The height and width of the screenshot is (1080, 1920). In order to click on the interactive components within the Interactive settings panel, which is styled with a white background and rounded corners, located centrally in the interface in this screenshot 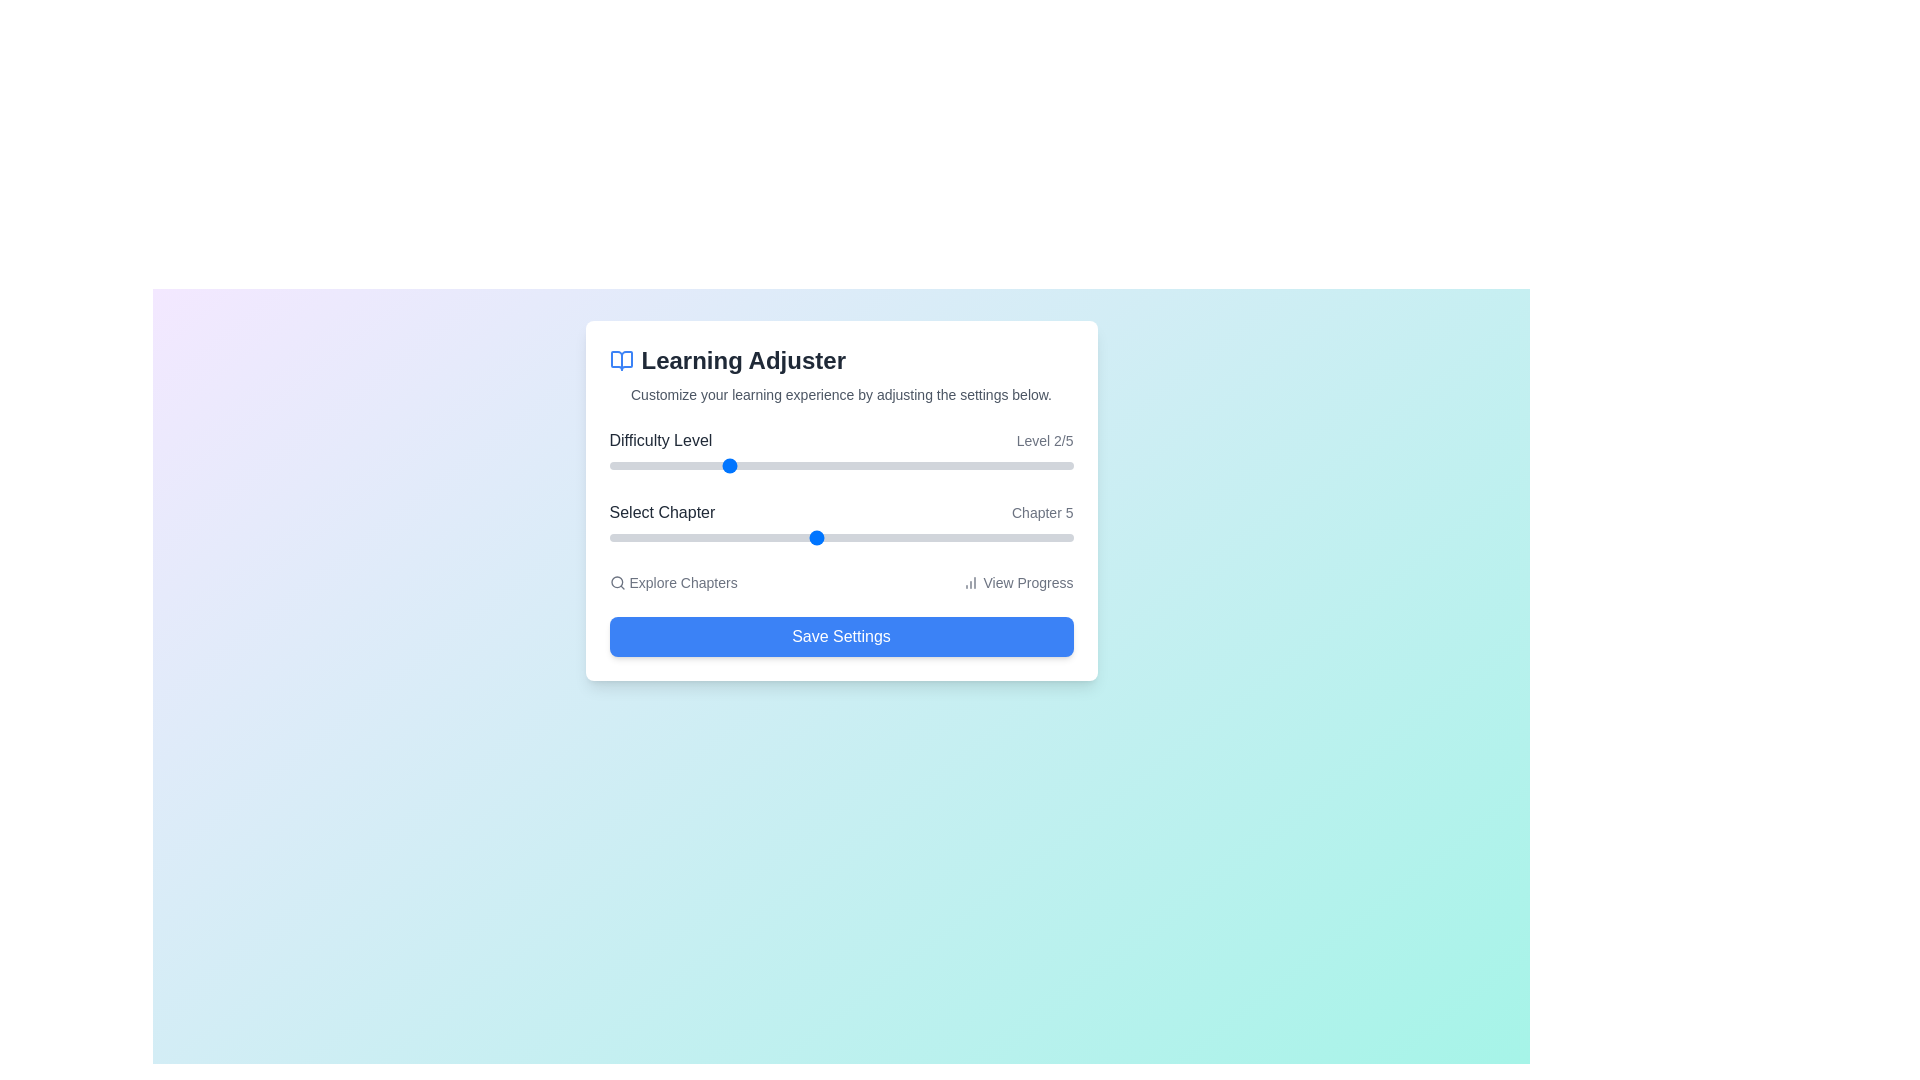, I will do `click(841, 500)`.